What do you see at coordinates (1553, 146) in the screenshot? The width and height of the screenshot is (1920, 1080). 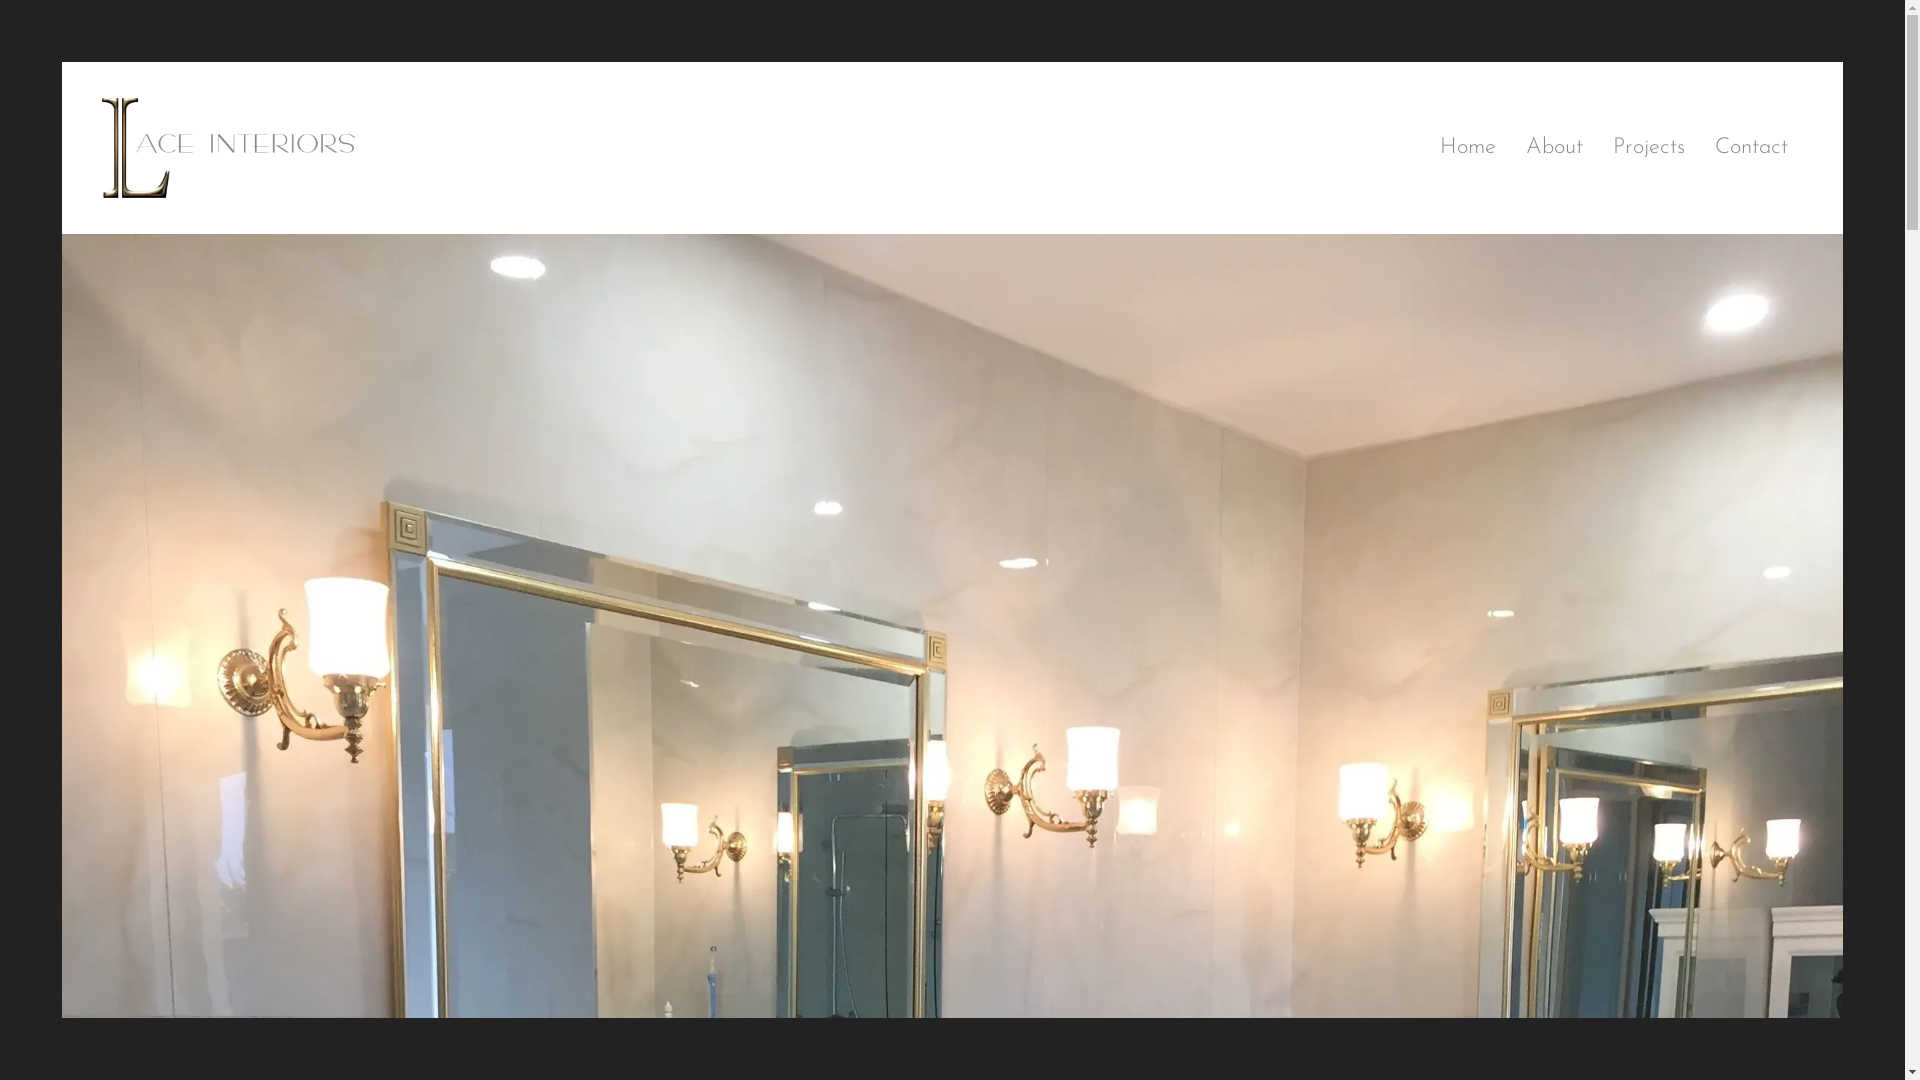 I see `'About'` at bounding box center [1553, 146].